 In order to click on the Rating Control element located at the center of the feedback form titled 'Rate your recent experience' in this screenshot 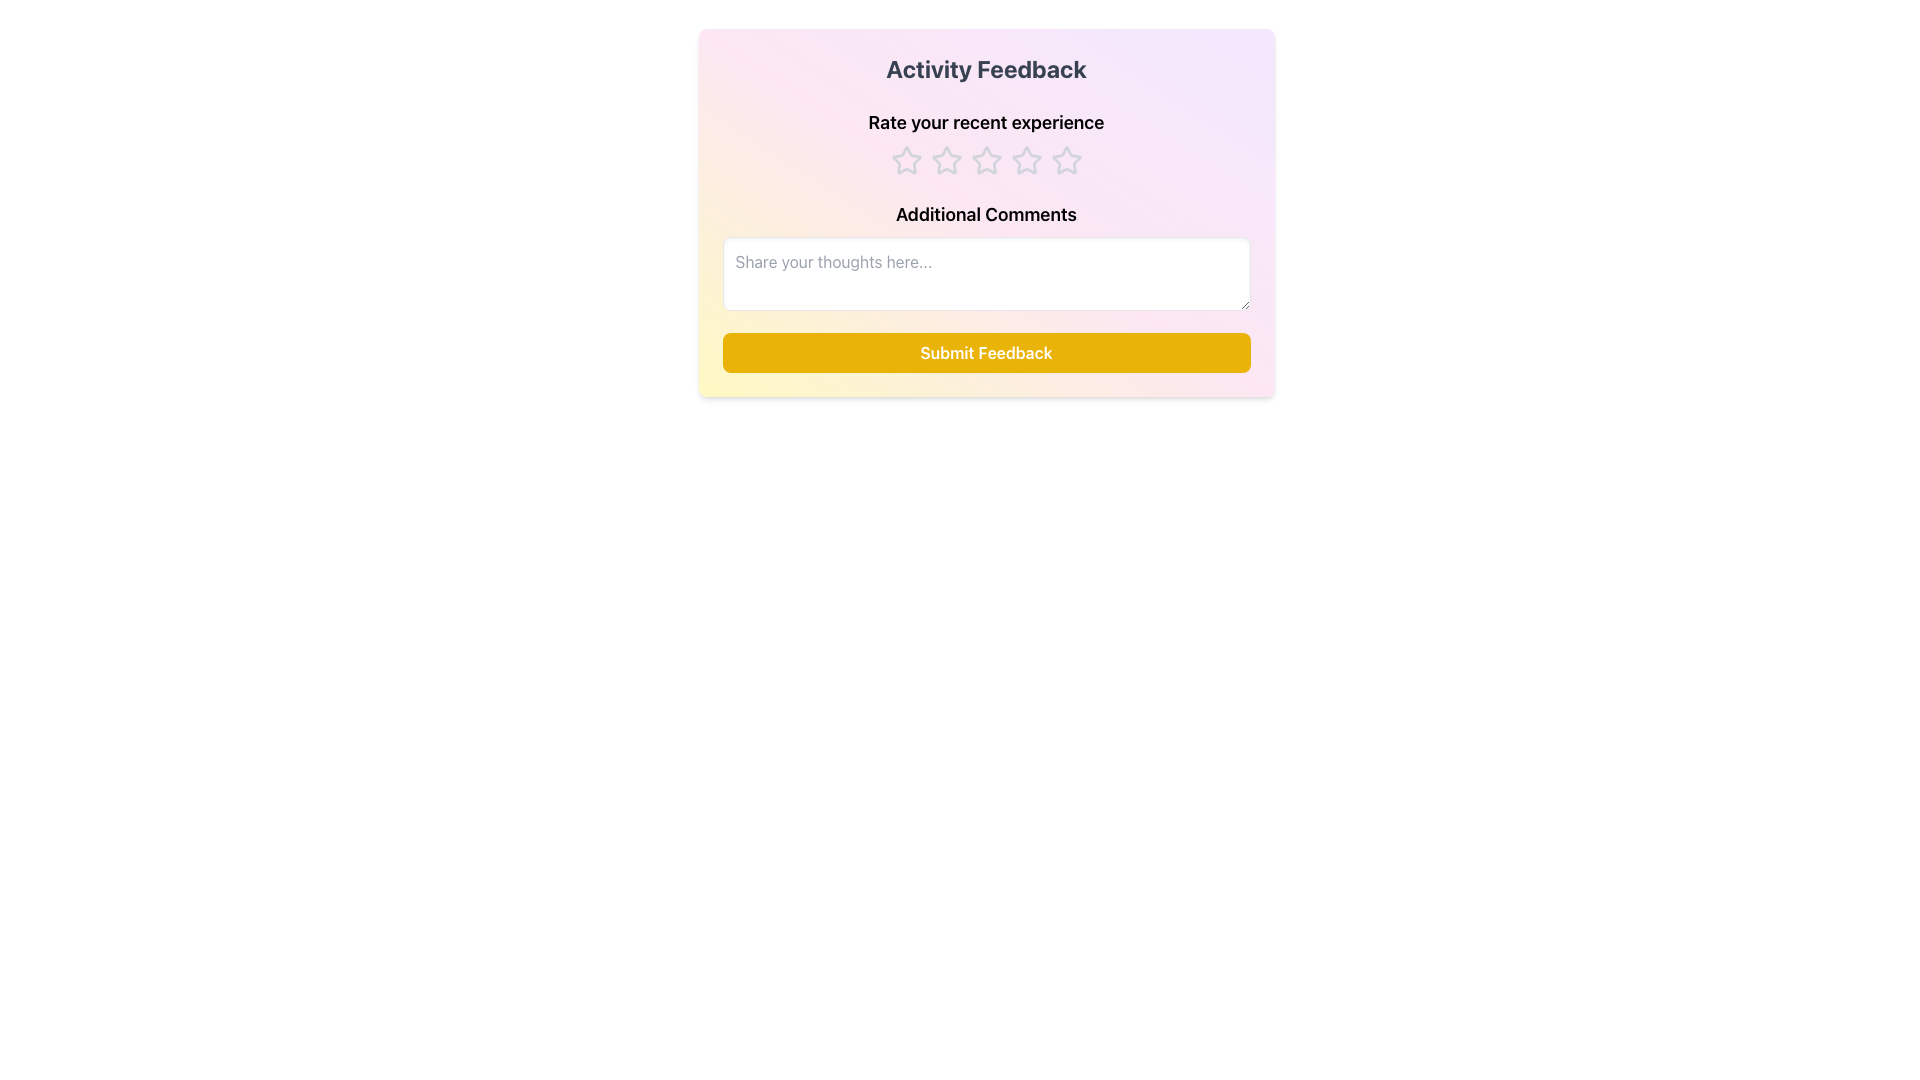, I will do `click(986, 160)`.